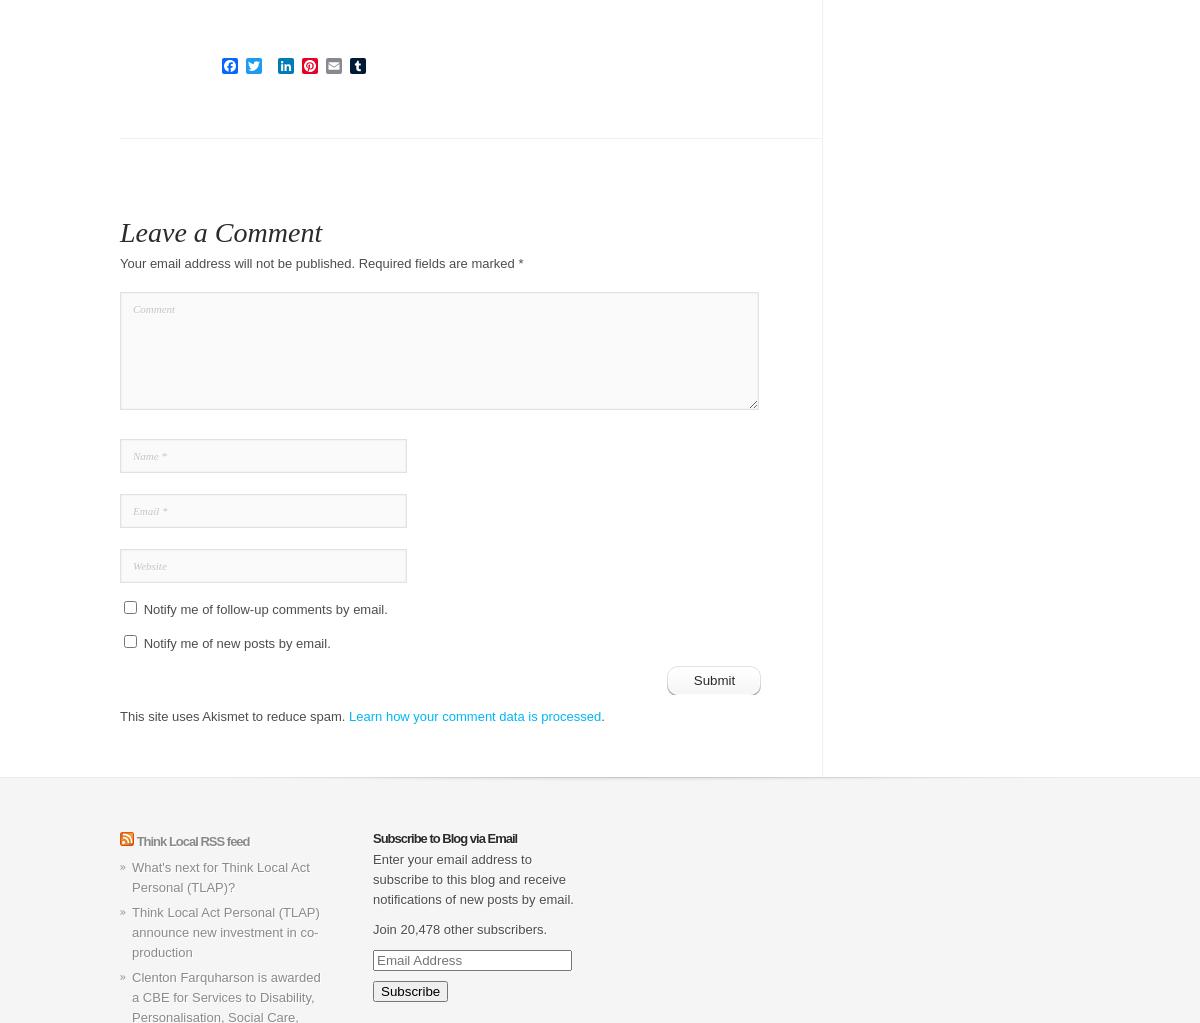  What do you see at coordinates (220, 231) in the screenshot?
I see `'Leave a Comment'` at bounding box center [220, 231].